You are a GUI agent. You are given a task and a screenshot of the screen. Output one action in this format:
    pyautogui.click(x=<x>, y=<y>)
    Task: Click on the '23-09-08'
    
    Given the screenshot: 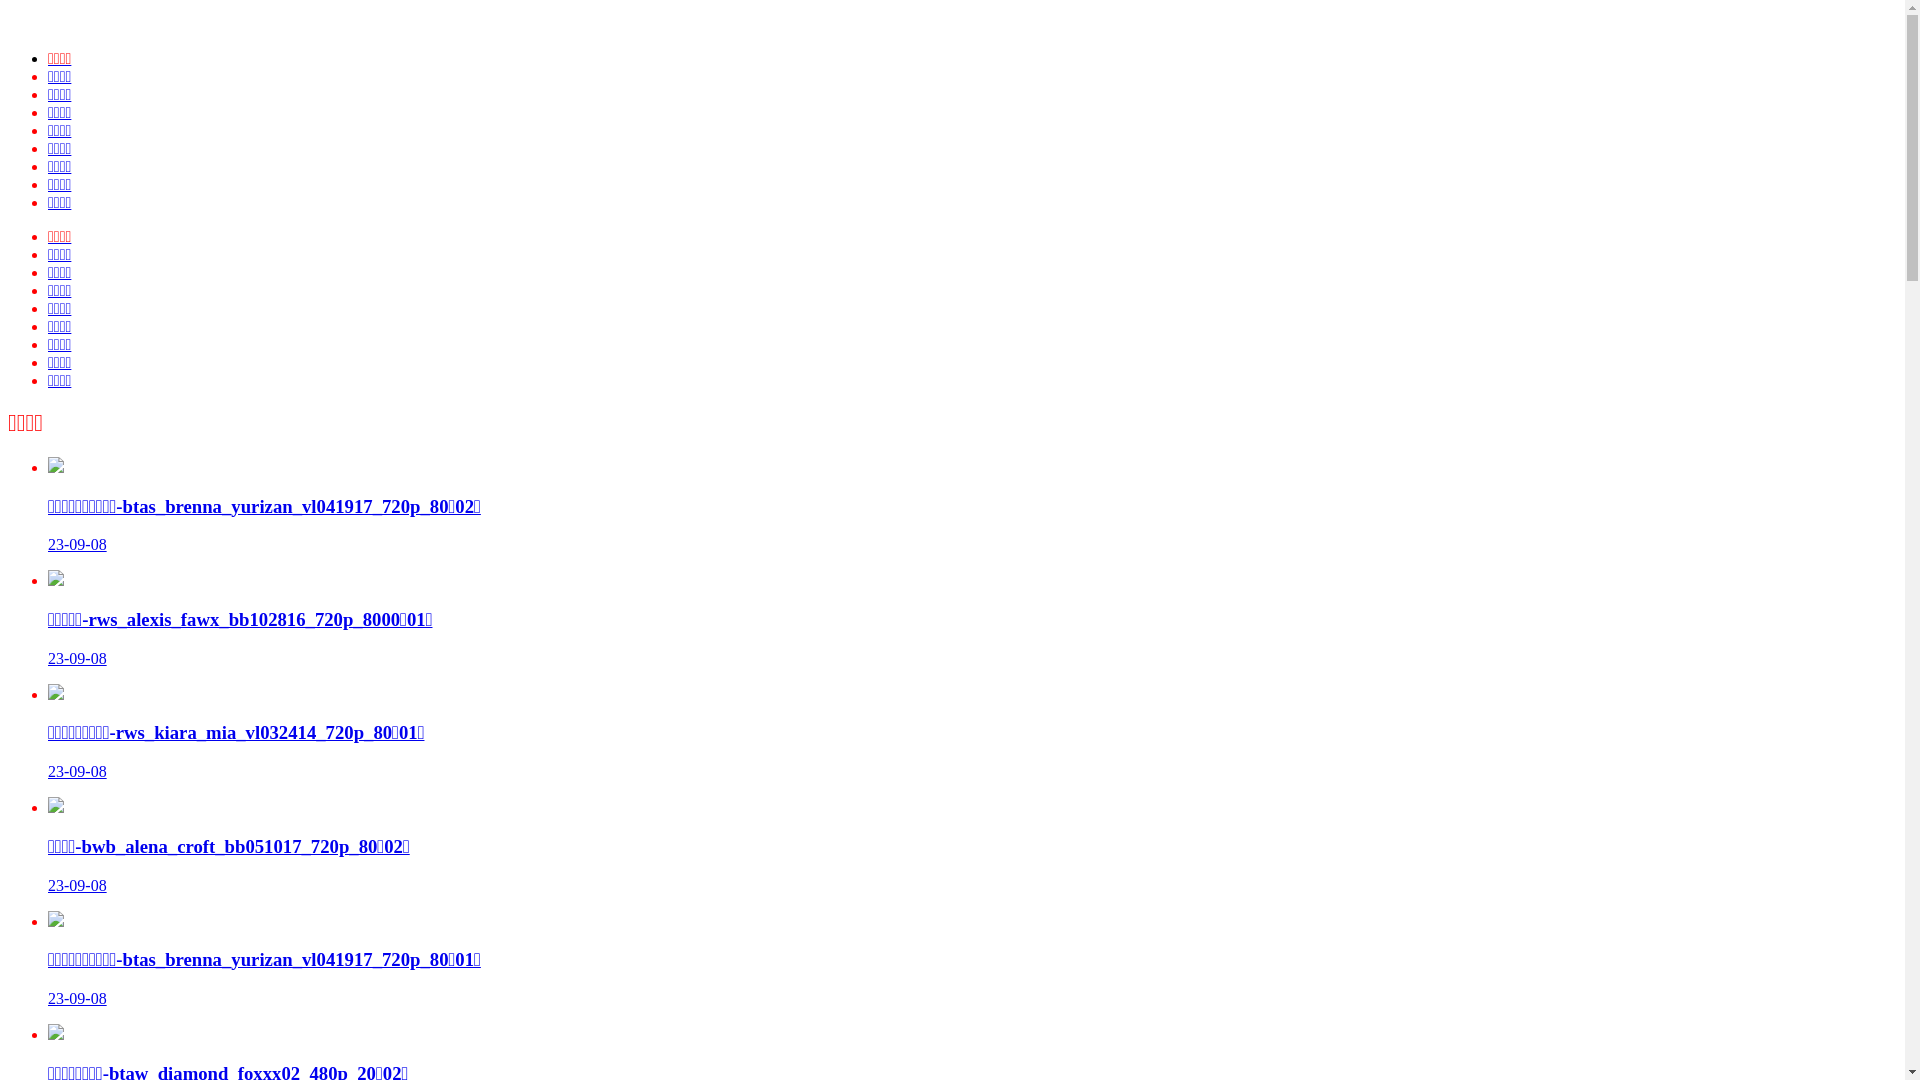 What is the action you would take?
    pyautogui.click(x=77, y=998)
    